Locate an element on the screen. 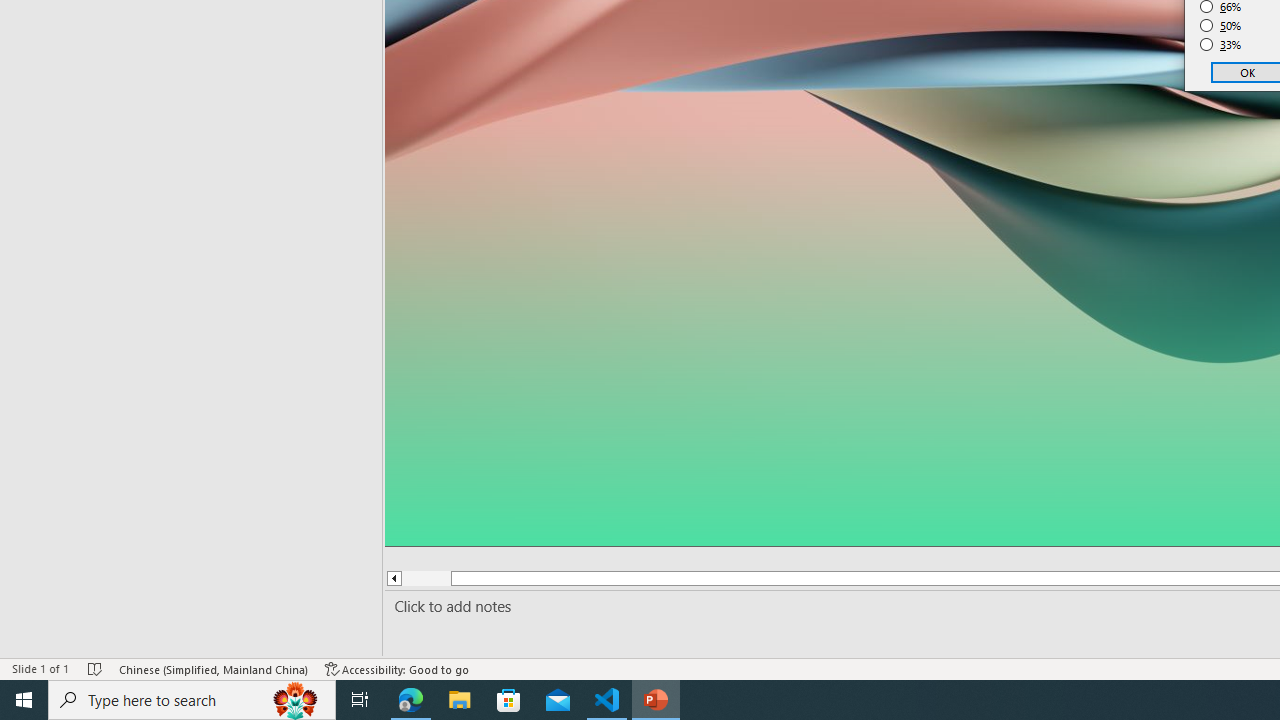 This screenshot has width=1280, height=720. '50%' is located at coordinates (1220, 25).